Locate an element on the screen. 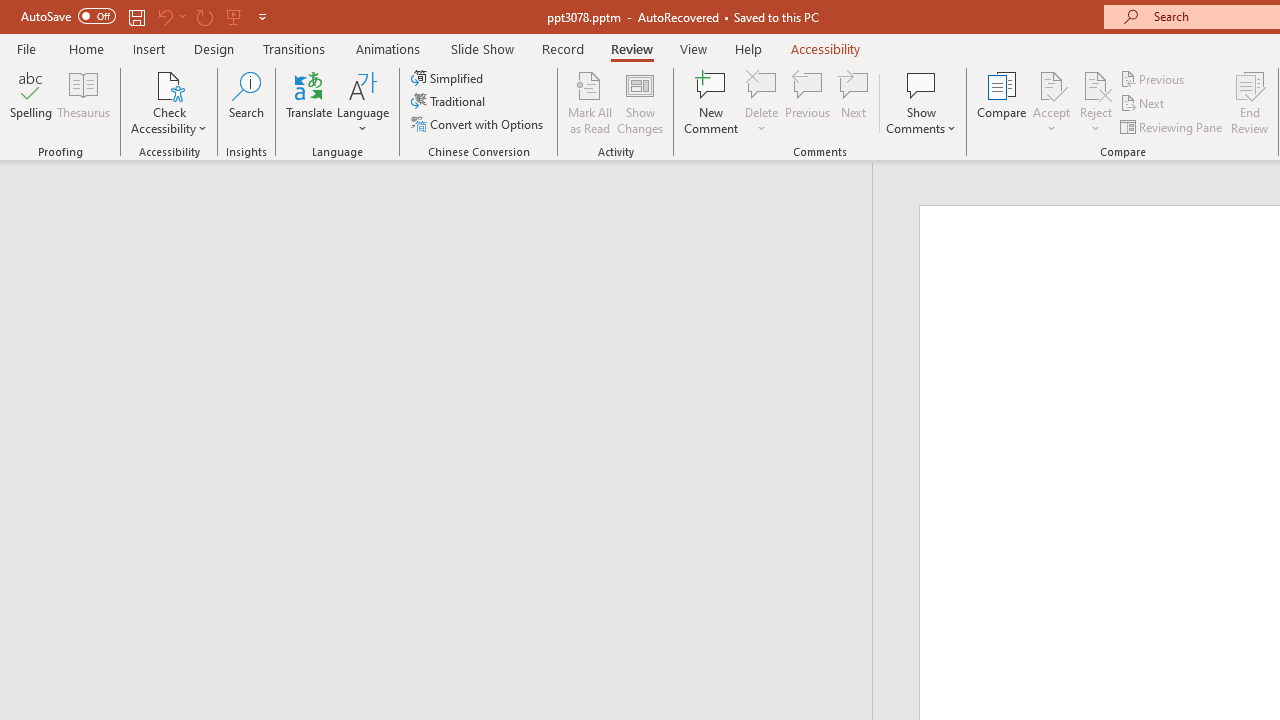 Image resolution: width=1280 pixels, height=720 pixels. 'Show Comments' is located at coordinates (920, 103).